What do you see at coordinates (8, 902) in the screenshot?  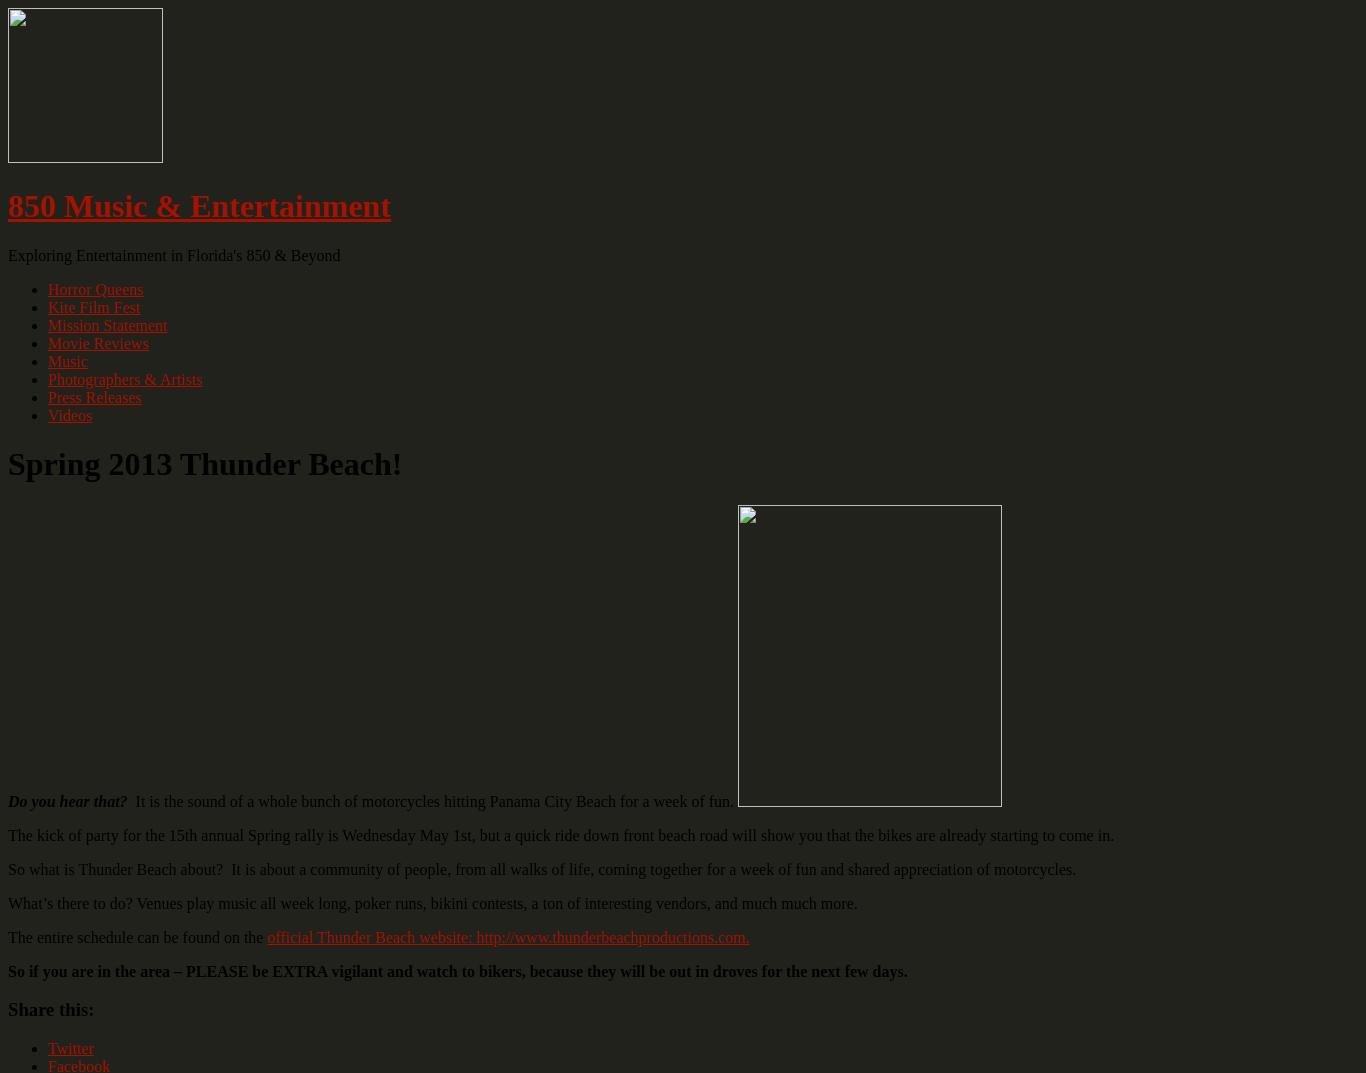 I see `'What’s there to do? Venues play music all week long, poker runs, bikini contests, a ton of interesting vendors, and much much more.'` at bounding box center [8, 902].